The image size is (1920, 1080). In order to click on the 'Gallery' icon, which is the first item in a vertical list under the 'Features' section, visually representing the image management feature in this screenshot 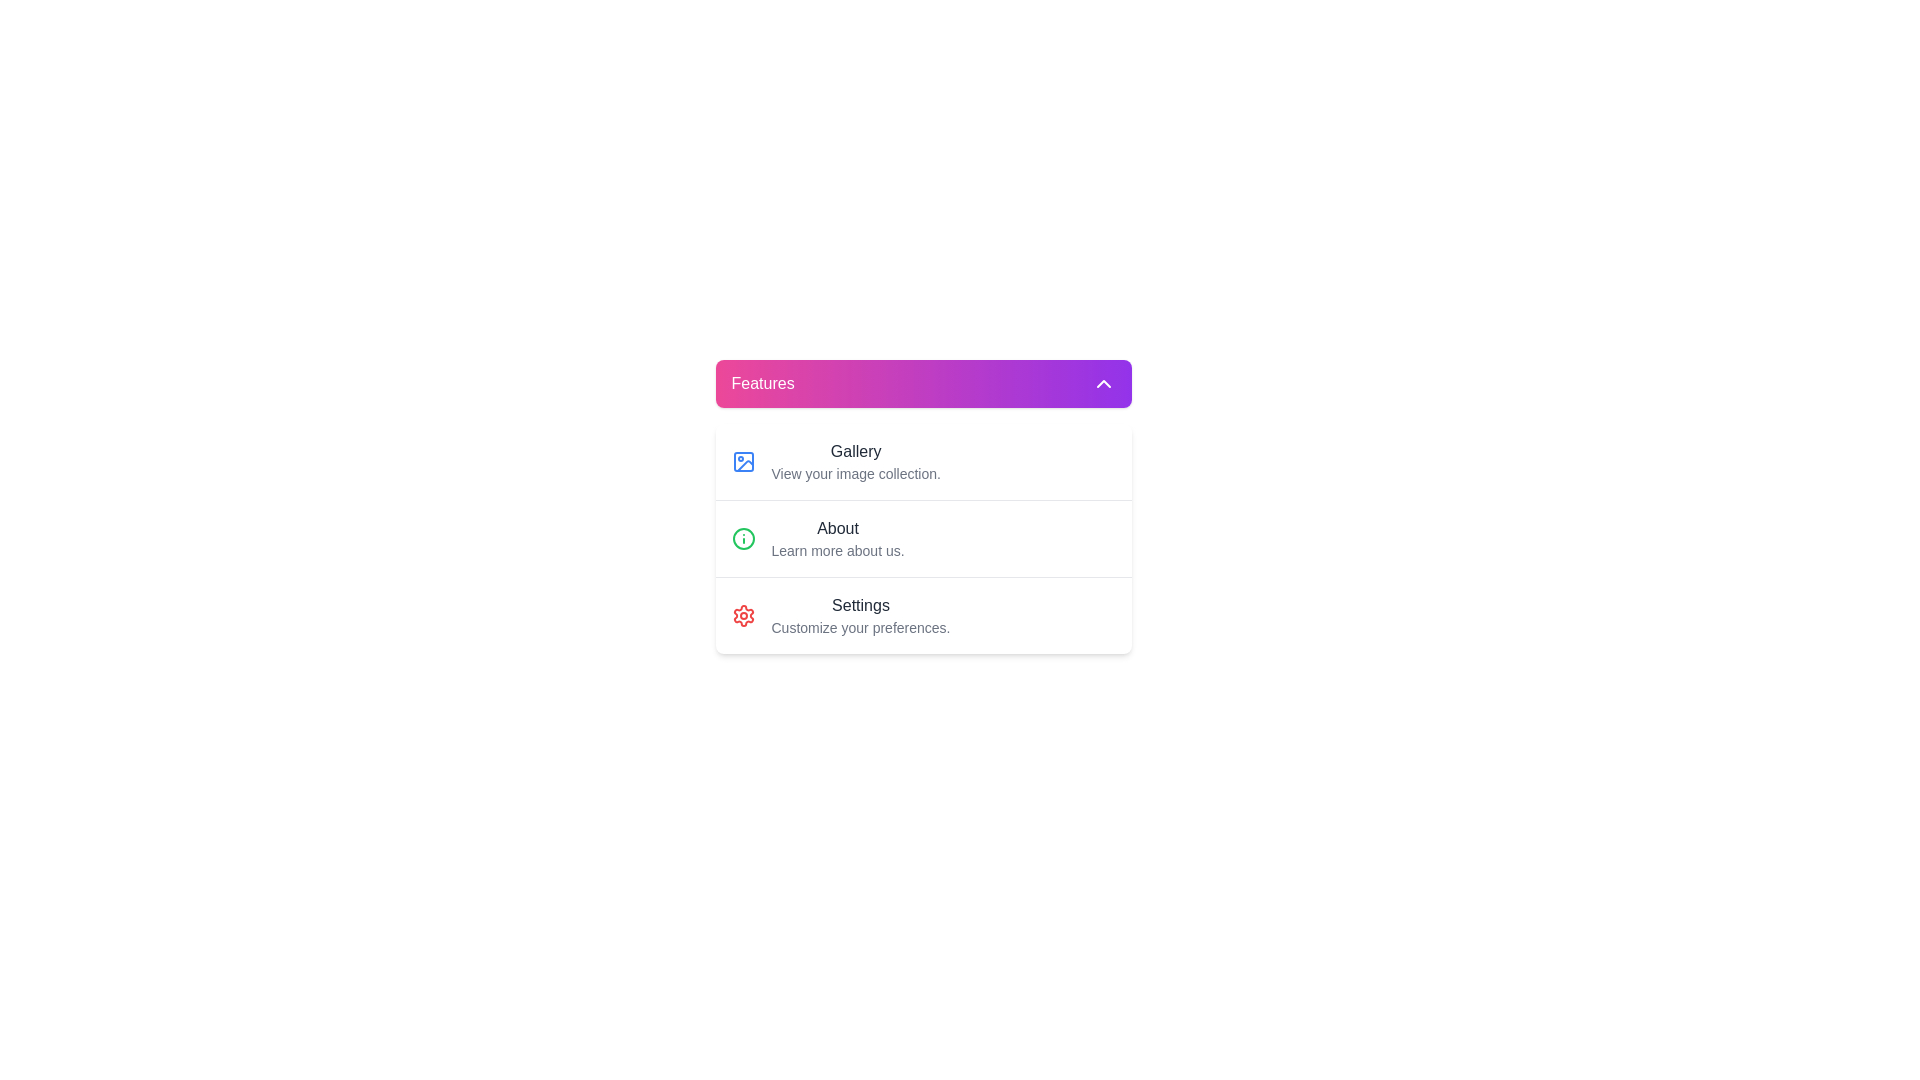, I will do `click(742, 462)`.